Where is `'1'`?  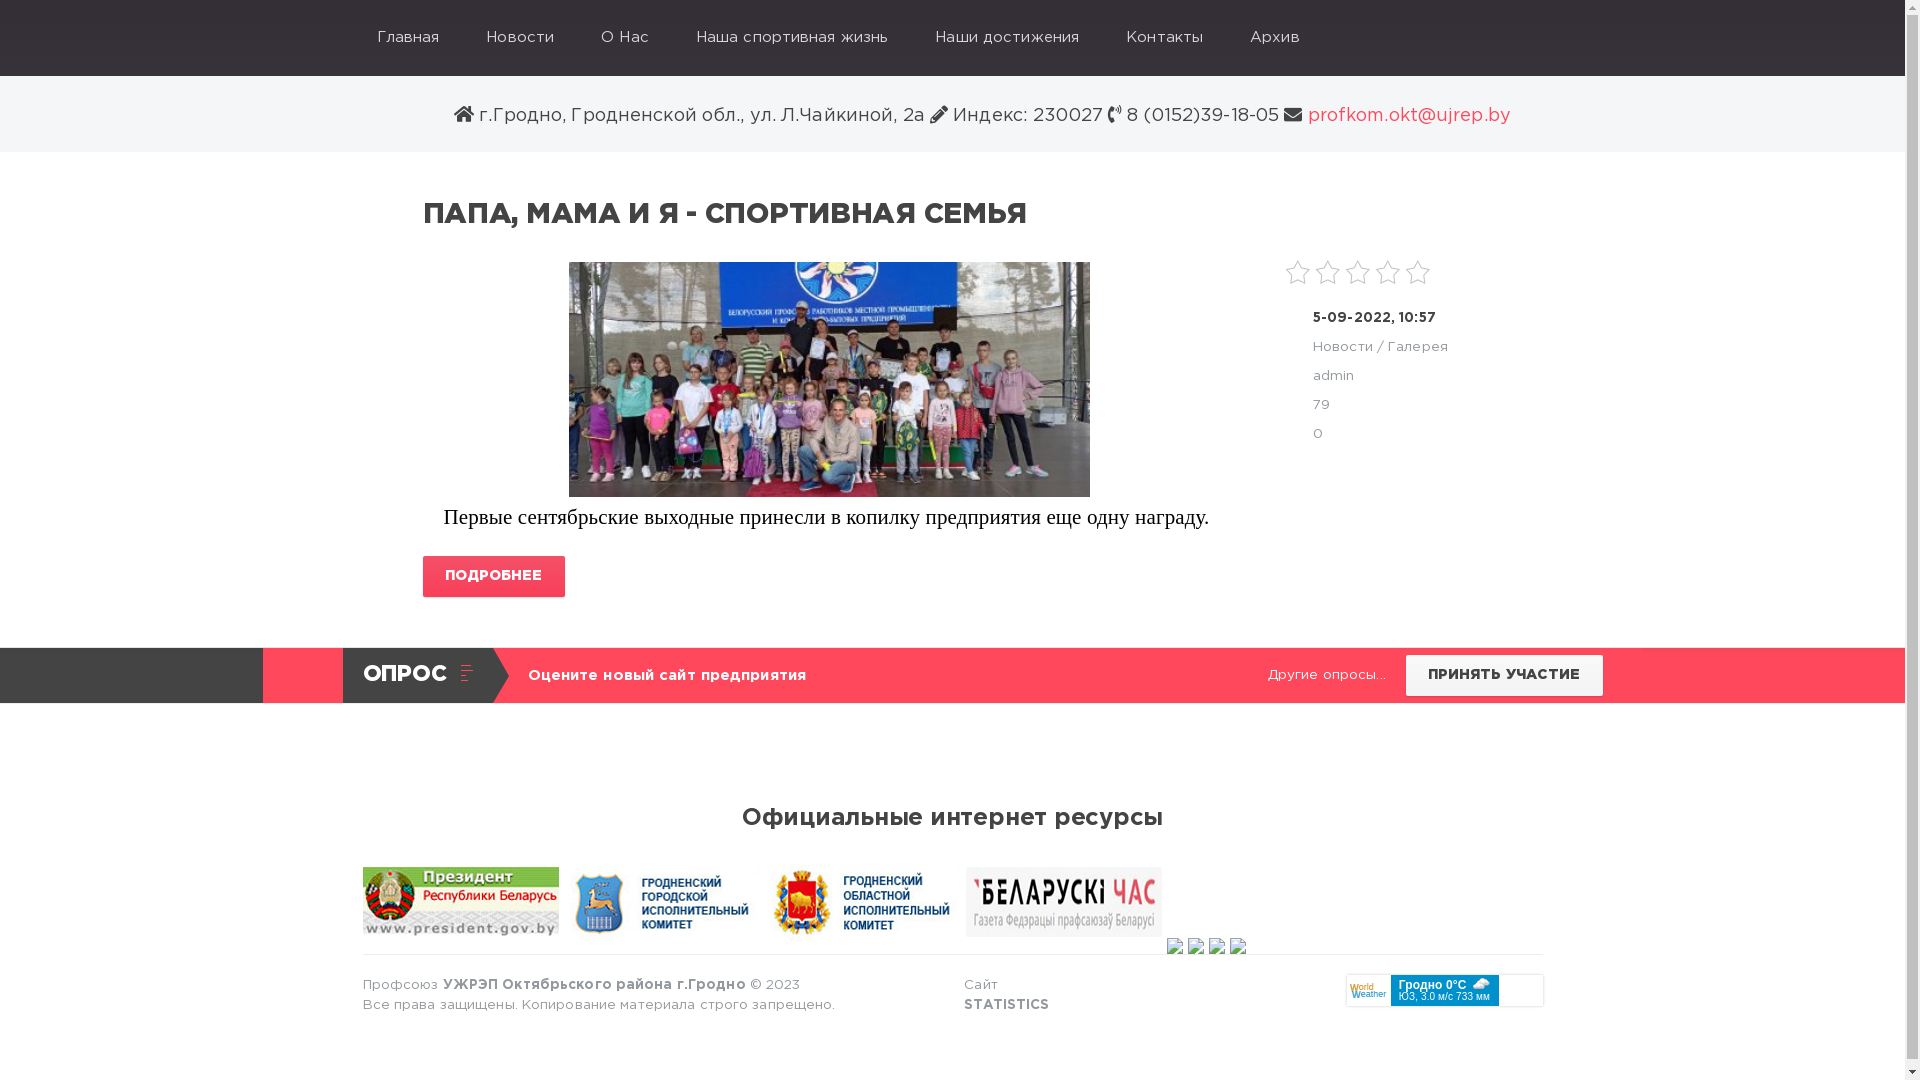 '1' is located at coordinates (1297, 272).